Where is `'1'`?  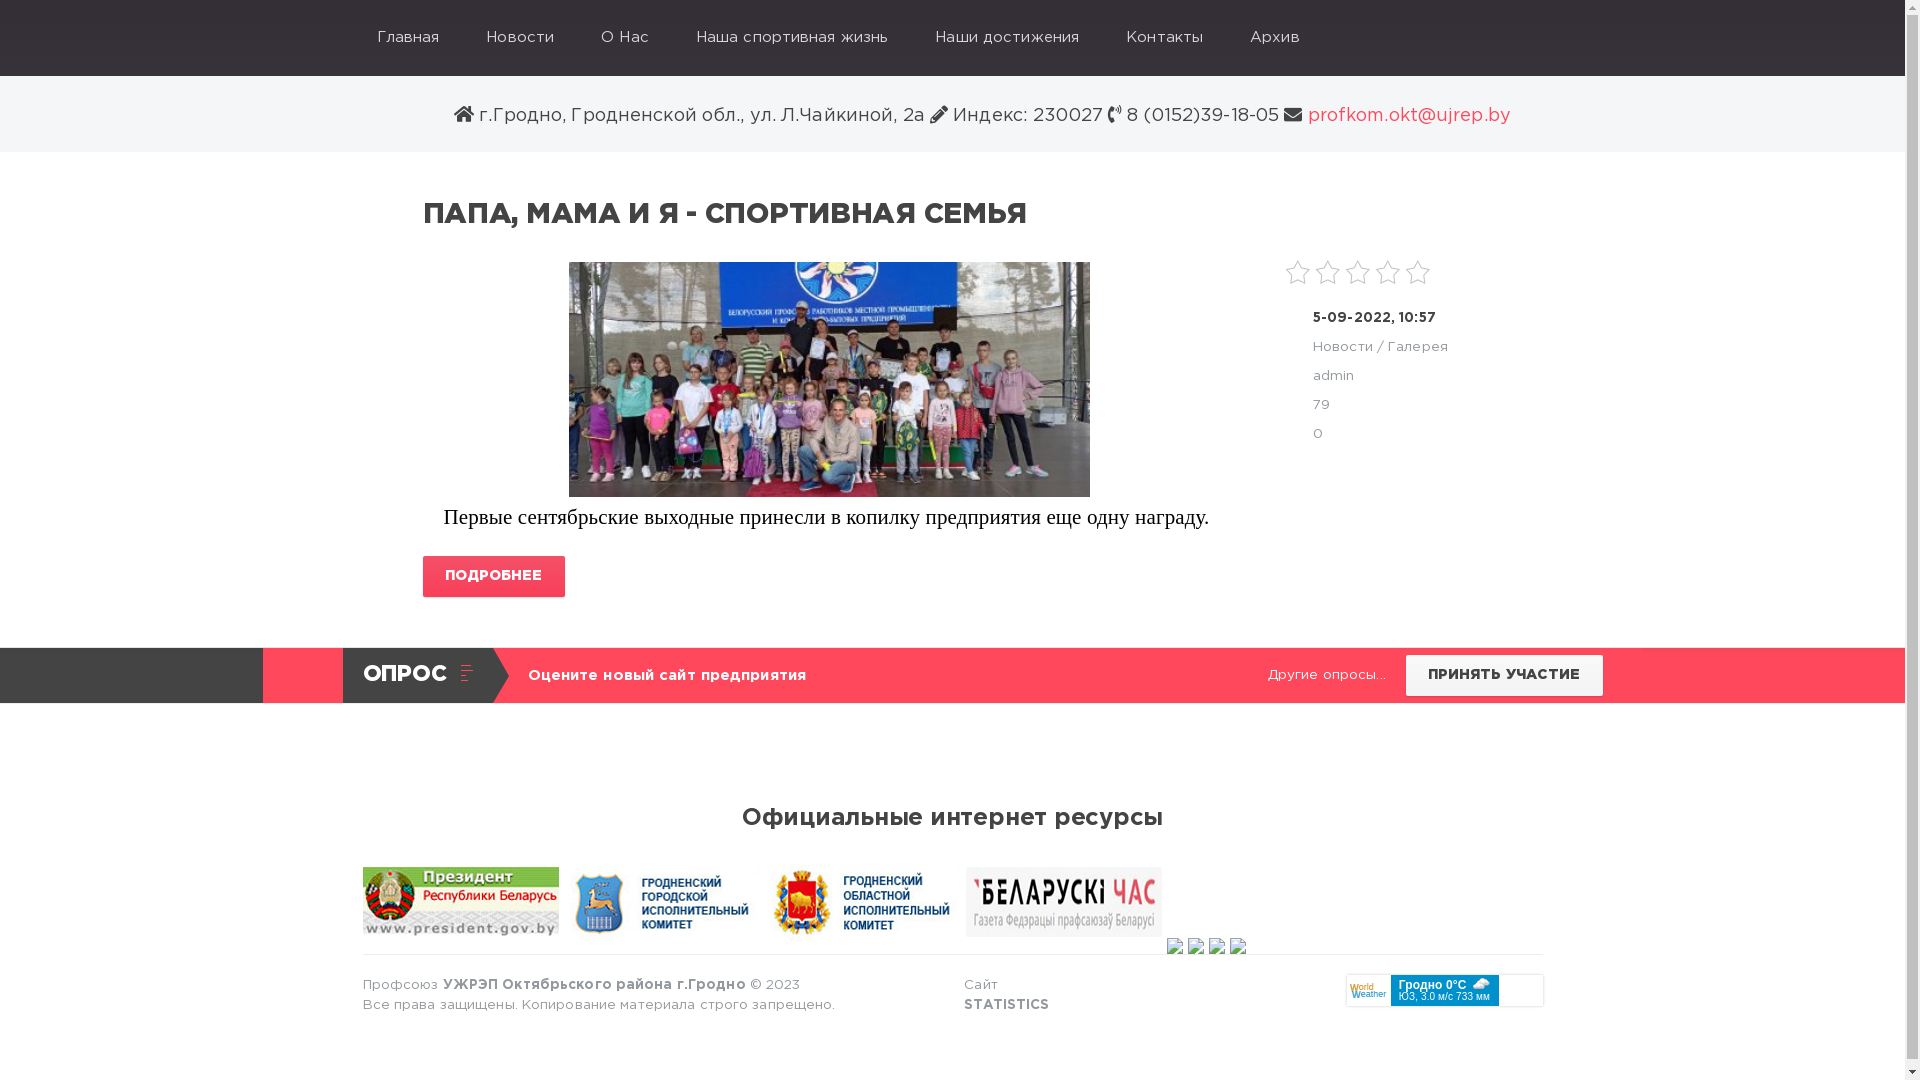 '1' is located at coordinates (1297, 272).